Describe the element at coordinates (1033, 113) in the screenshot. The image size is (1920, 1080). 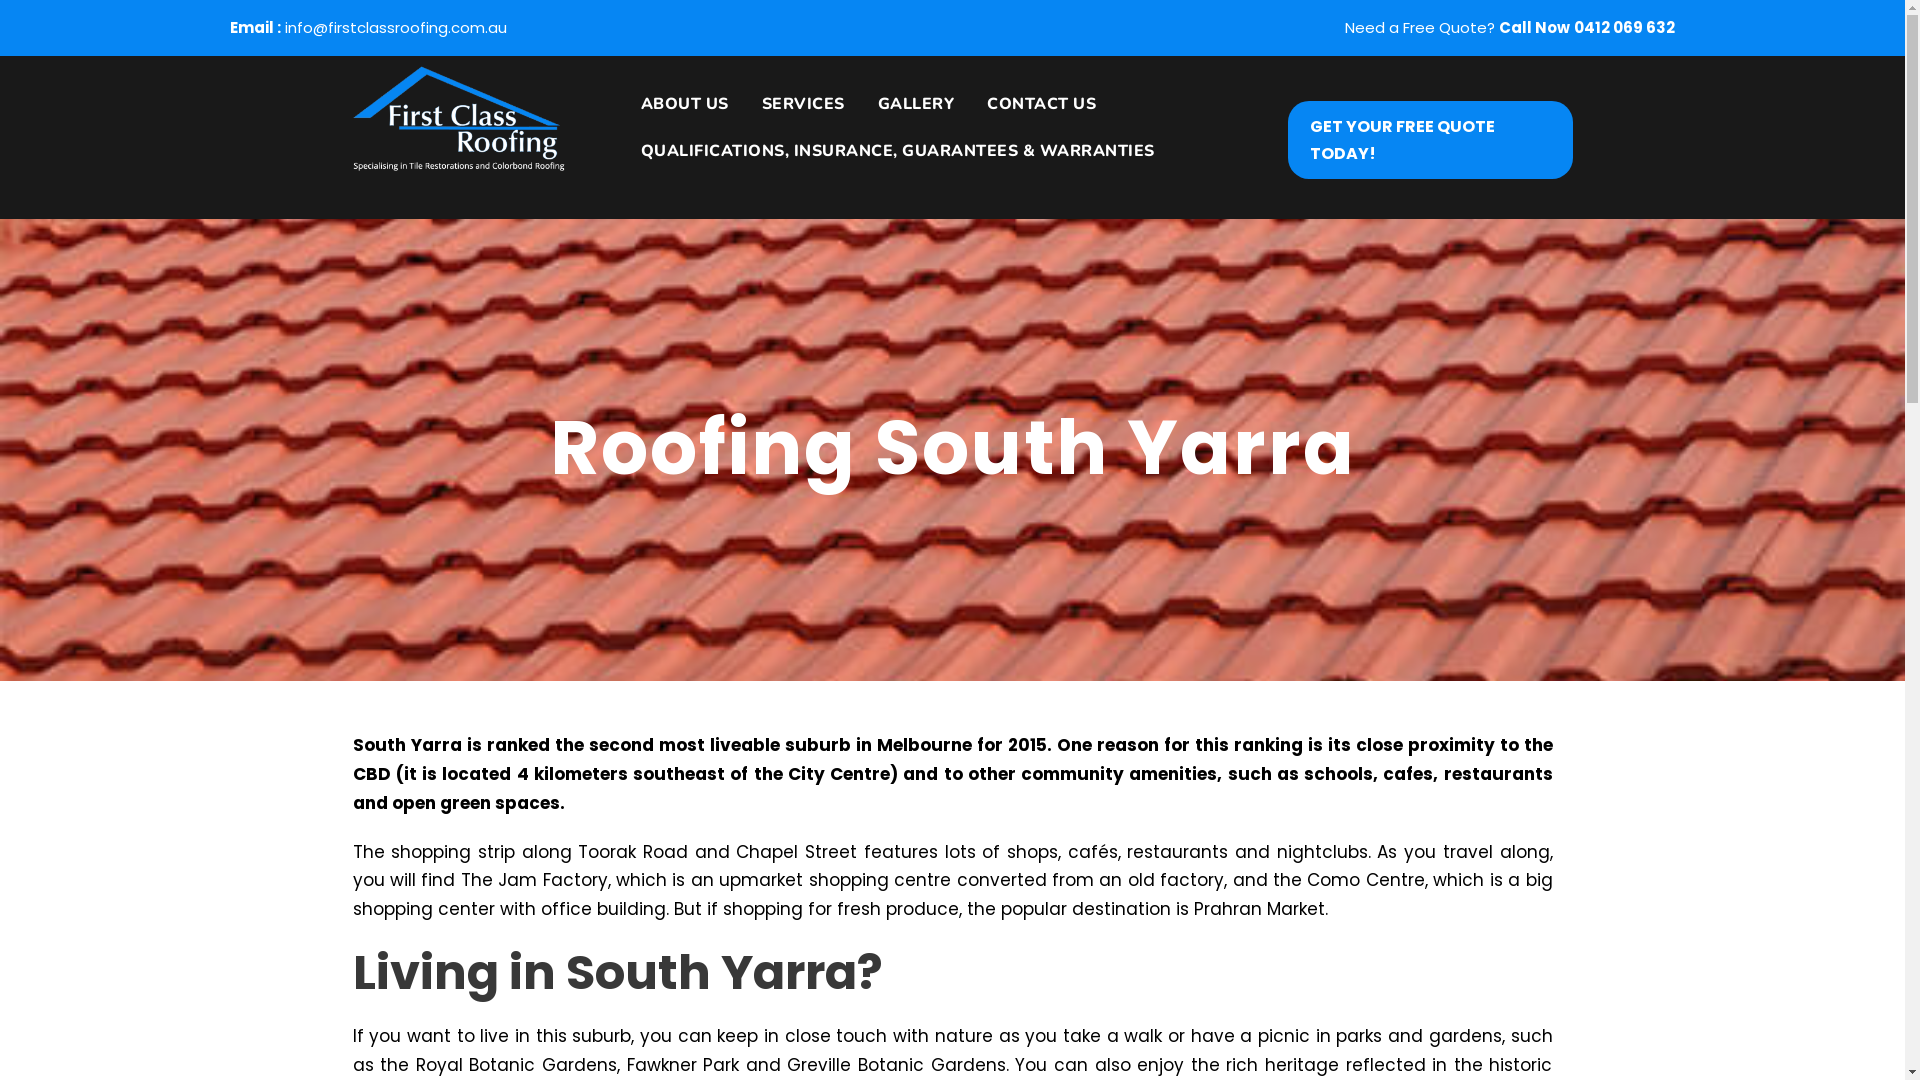
I see `'CONTACT US'` at that location.